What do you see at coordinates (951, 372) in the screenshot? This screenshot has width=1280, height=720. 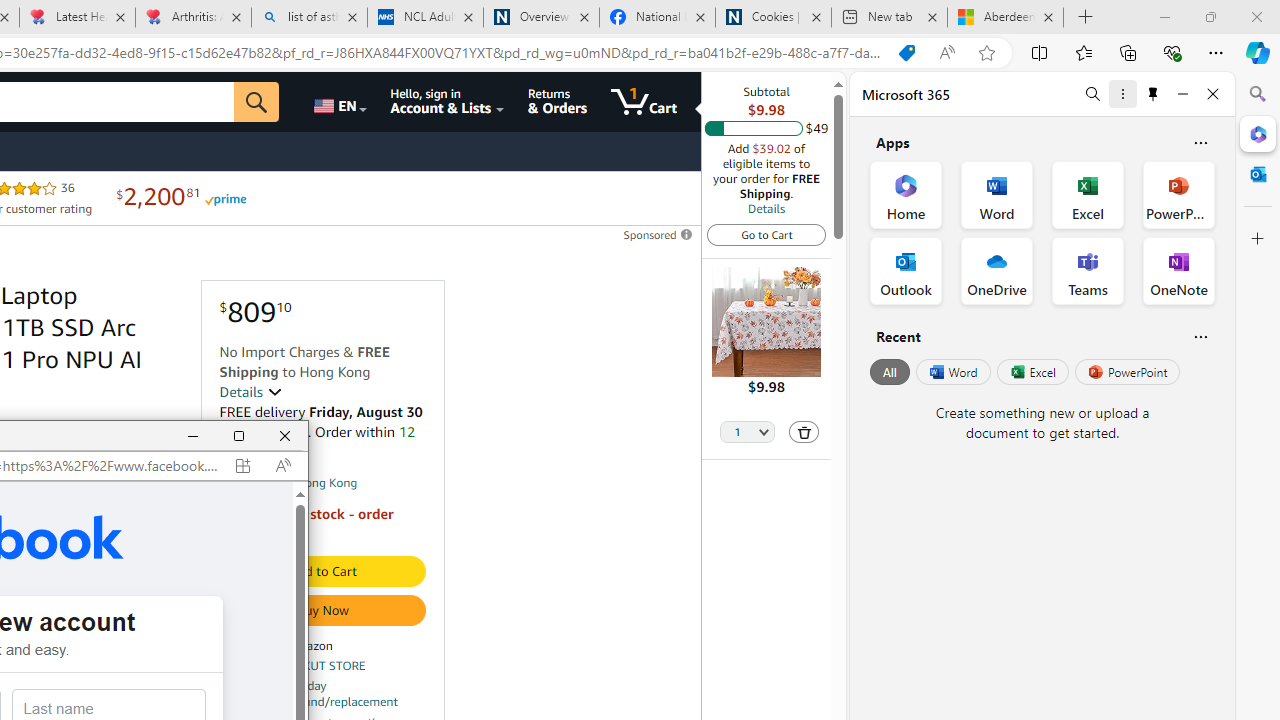 I see `'Word'` at bounding box center [951, 372].